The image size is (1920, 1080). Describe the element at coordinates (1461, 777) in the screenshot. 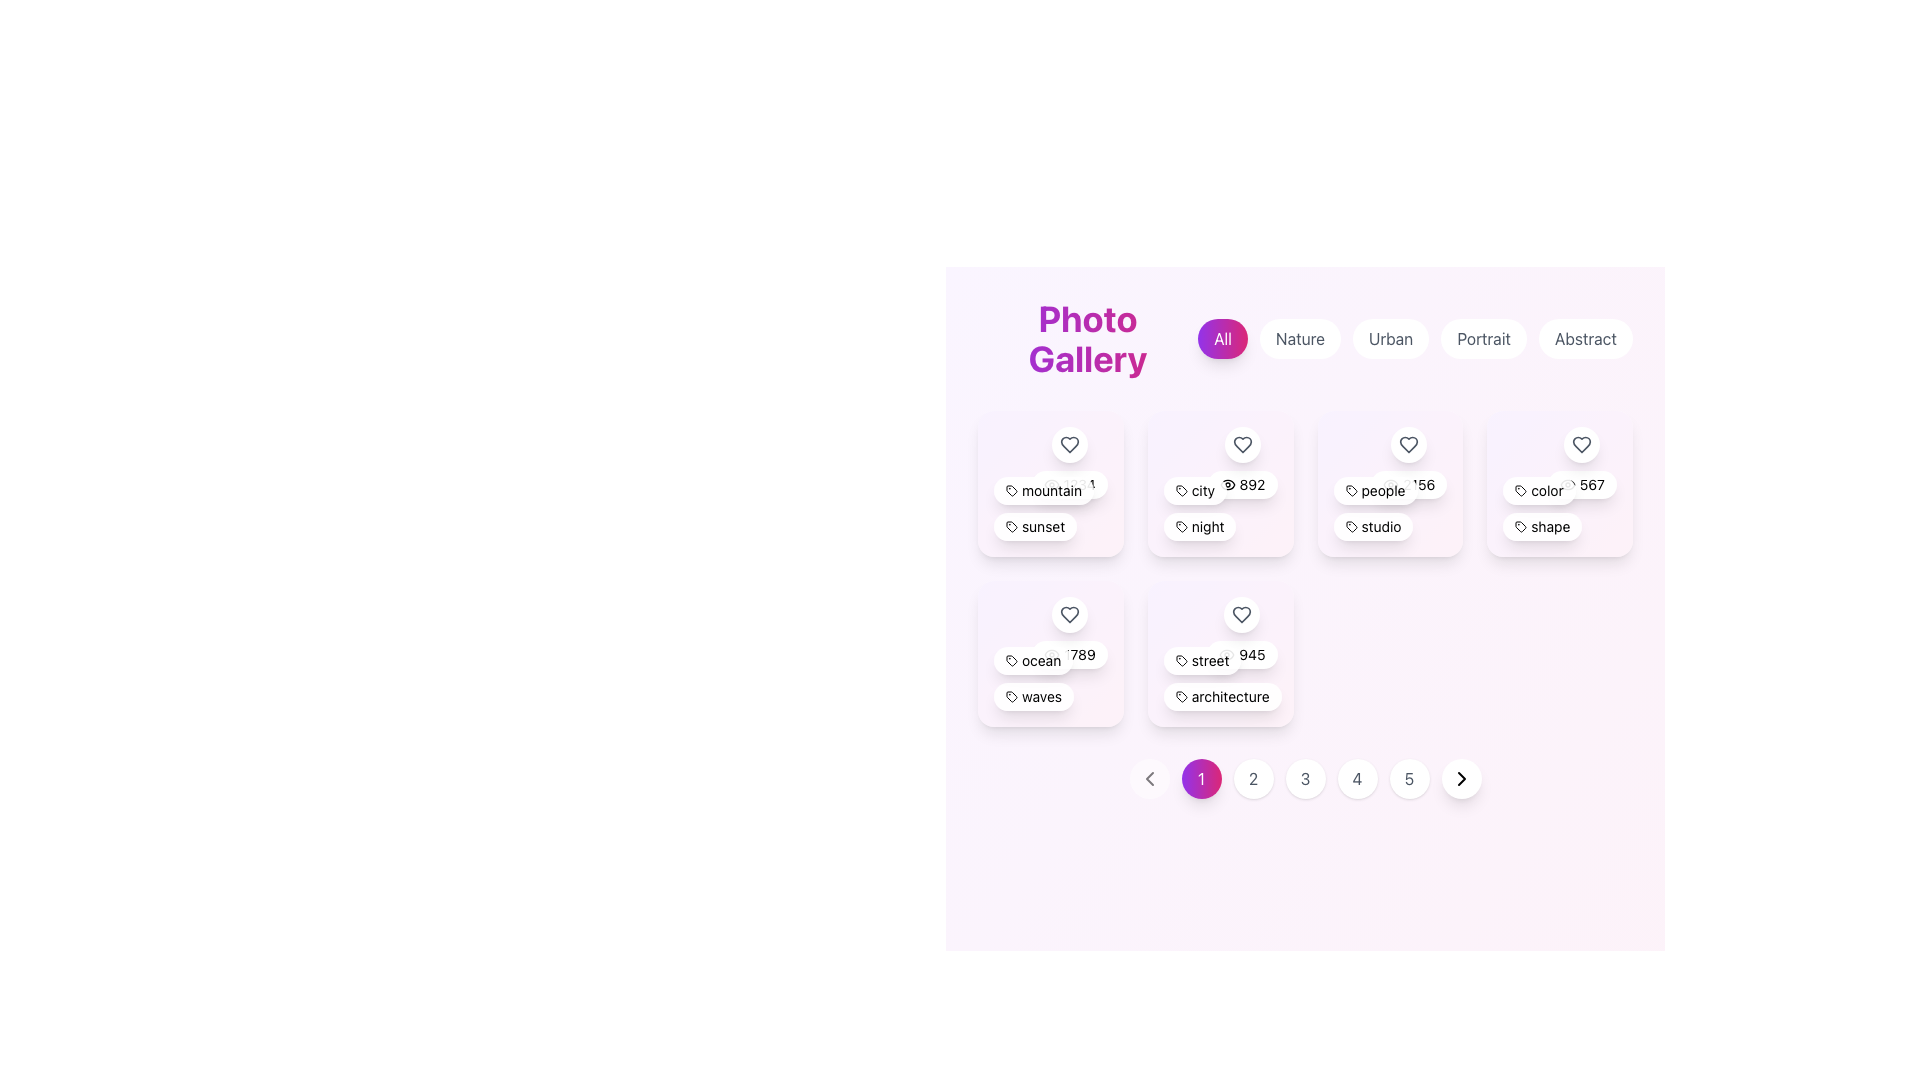

I see `the right-pointing arrow icon button located in the pagination section, to the right of the number '5', to trigger a highlight effect` at that location.